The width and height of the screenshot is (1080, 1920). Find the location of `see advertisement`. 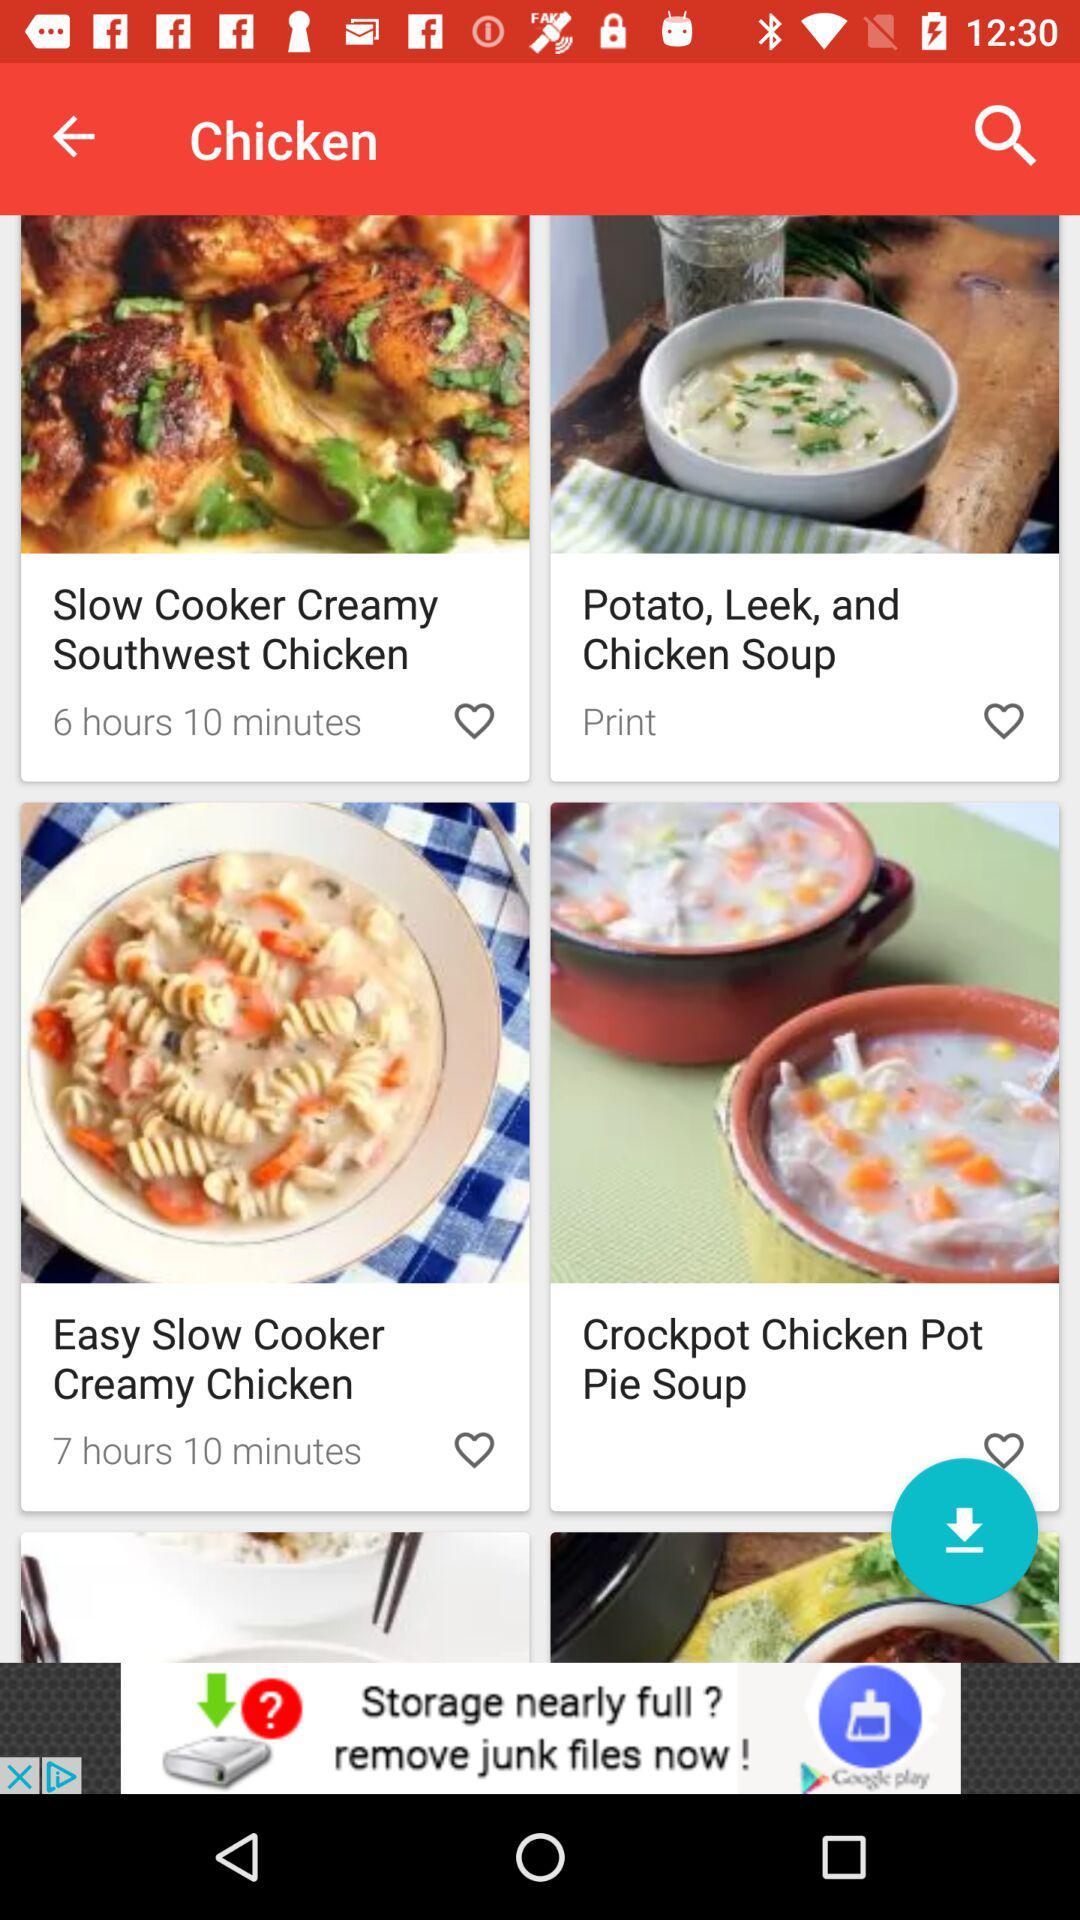

see advertisement is located at coordinates (540, 1727).